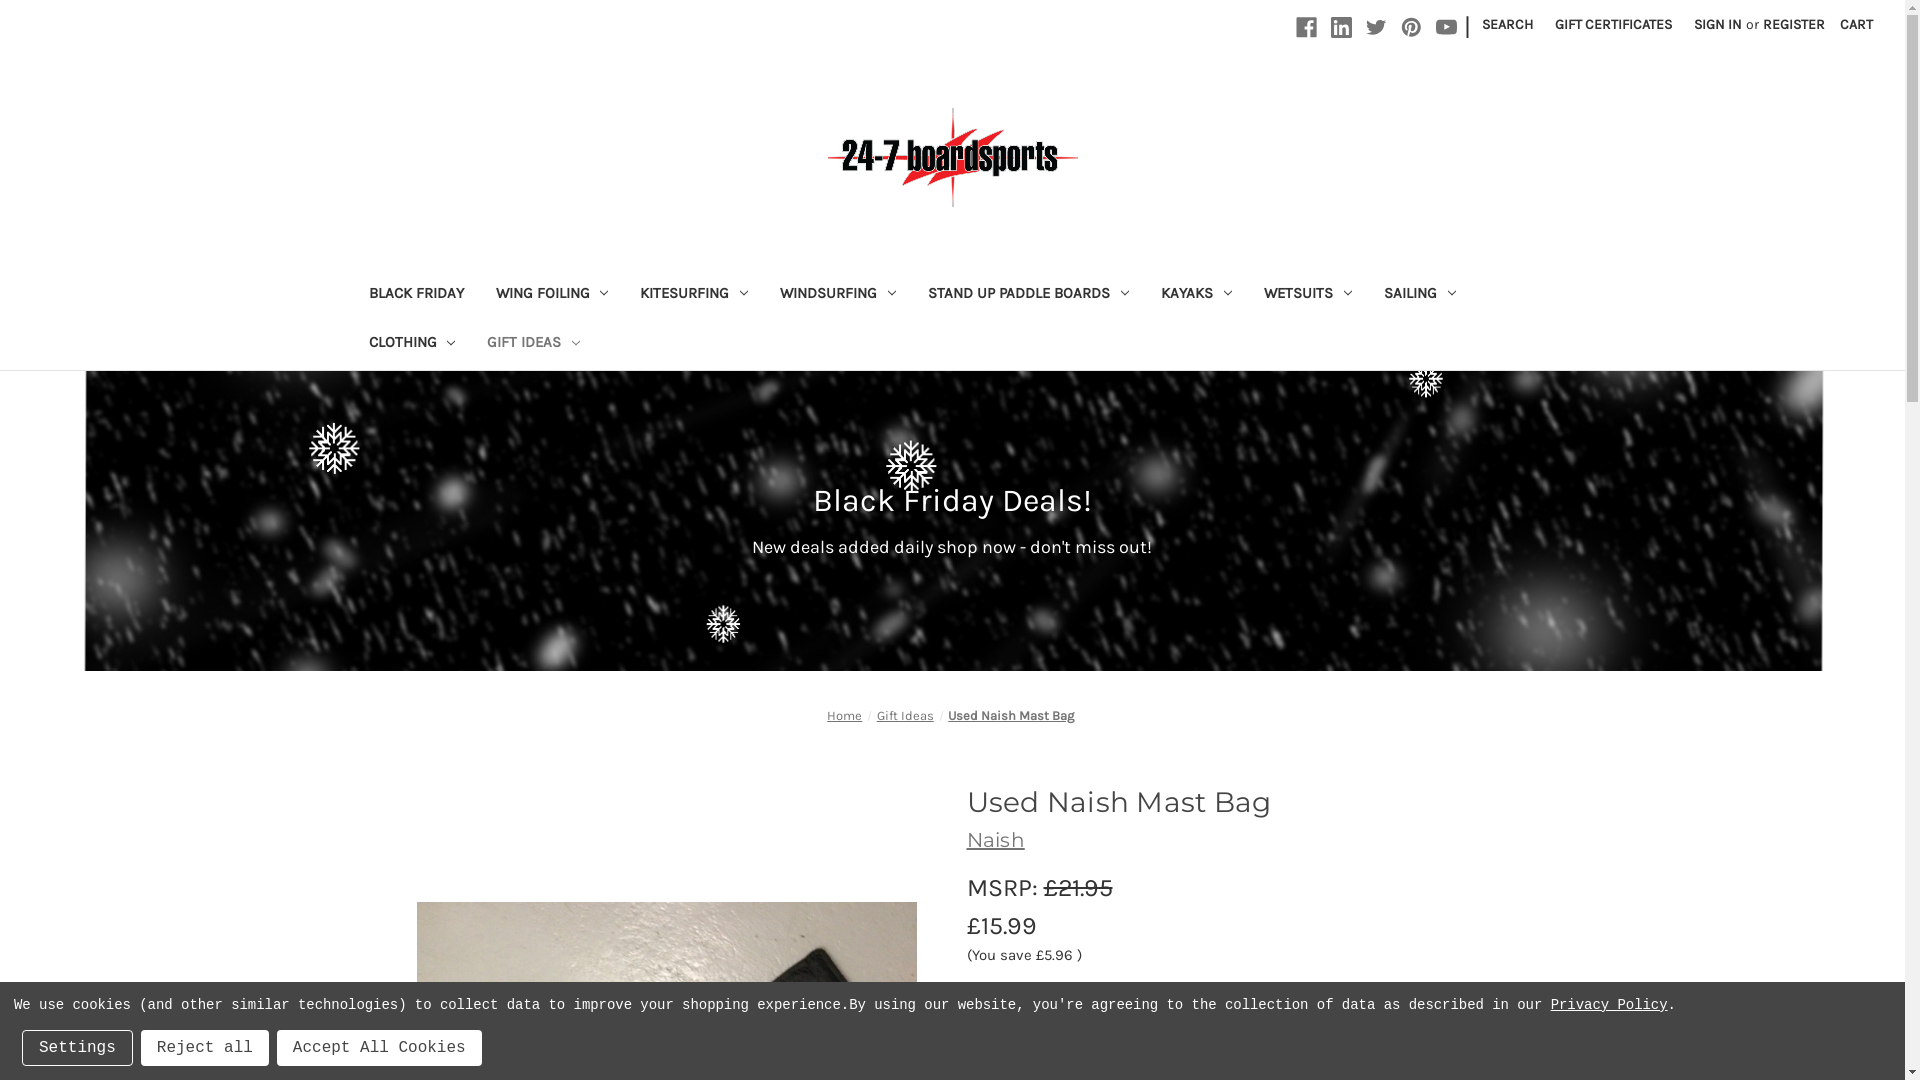 The width and height of the screenshot is (1920, 1080). What do you see at coordinates (1507, 24) in the screenshot?
I see `'SEARCH'` at bounding box center [1507, 24].